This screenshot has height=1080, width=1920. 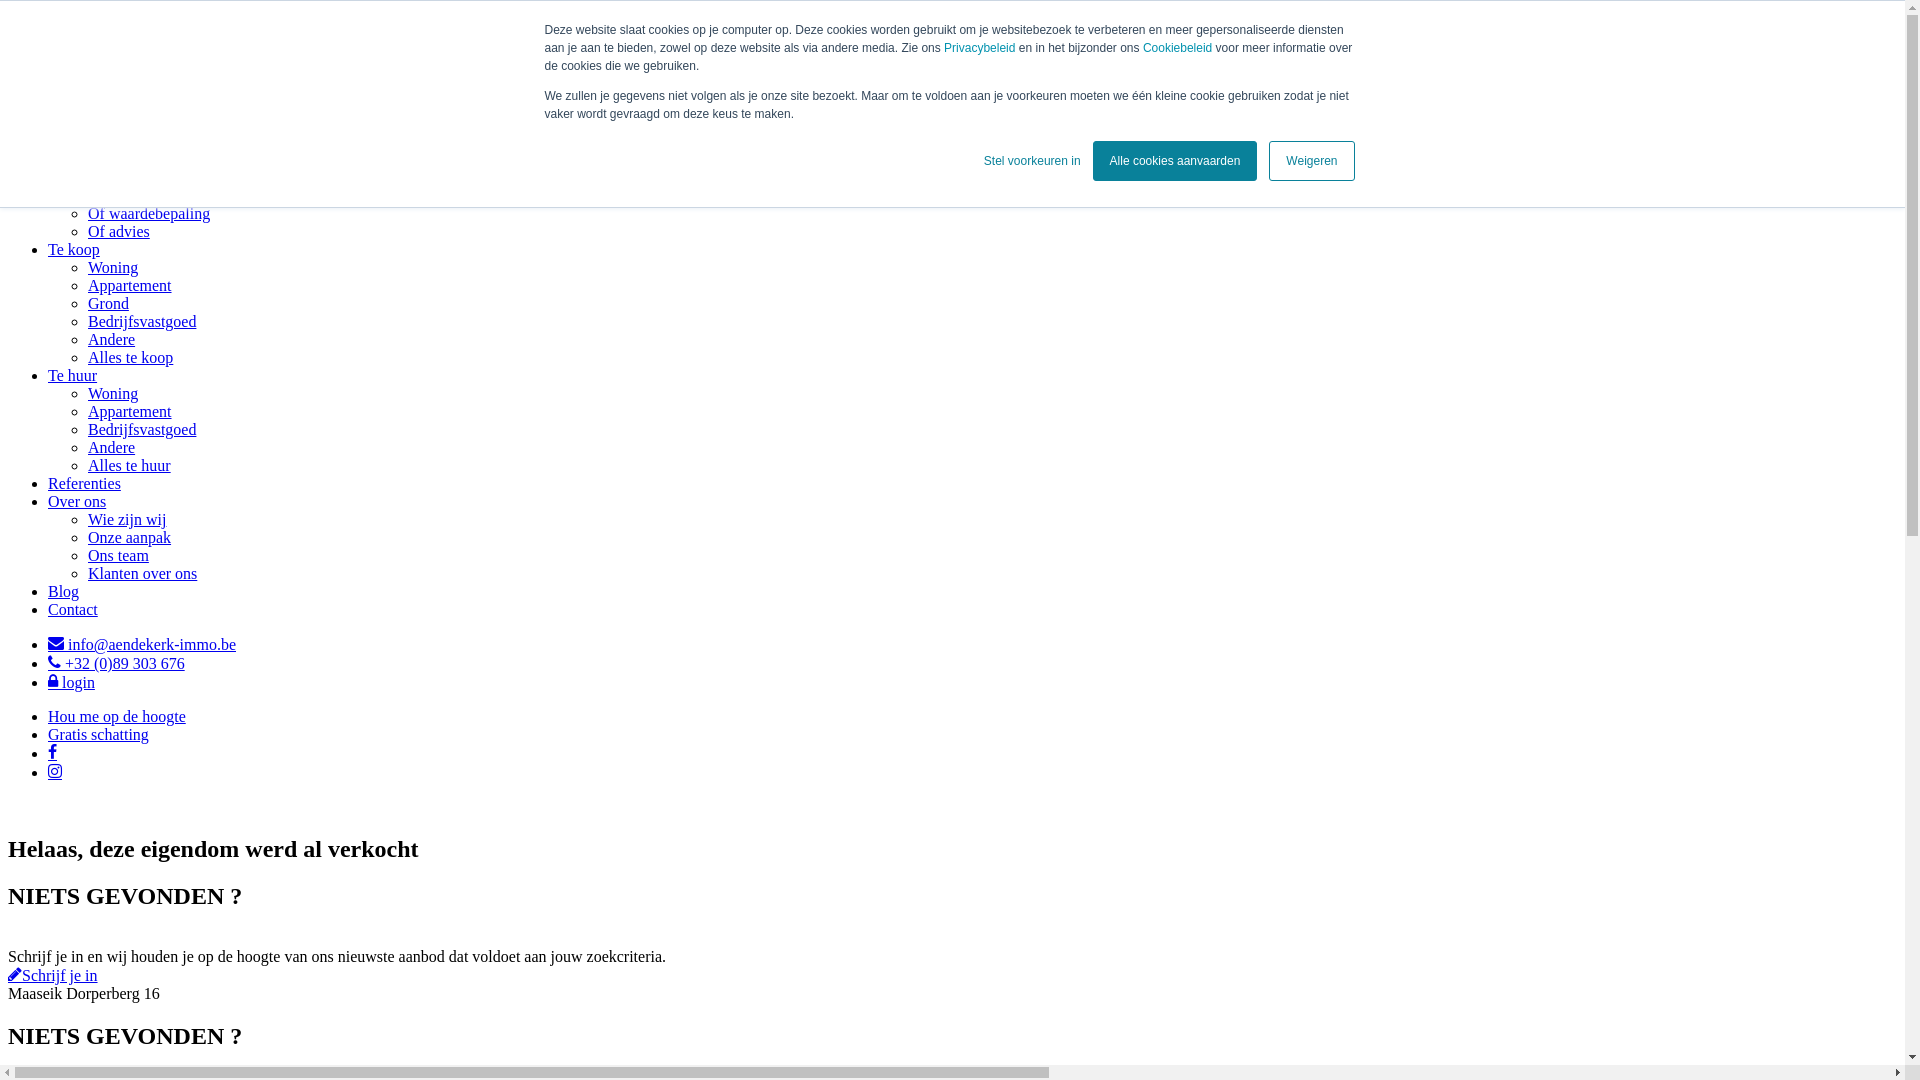 I want to click on 'Of verhuren', so click(x=86, y=176).